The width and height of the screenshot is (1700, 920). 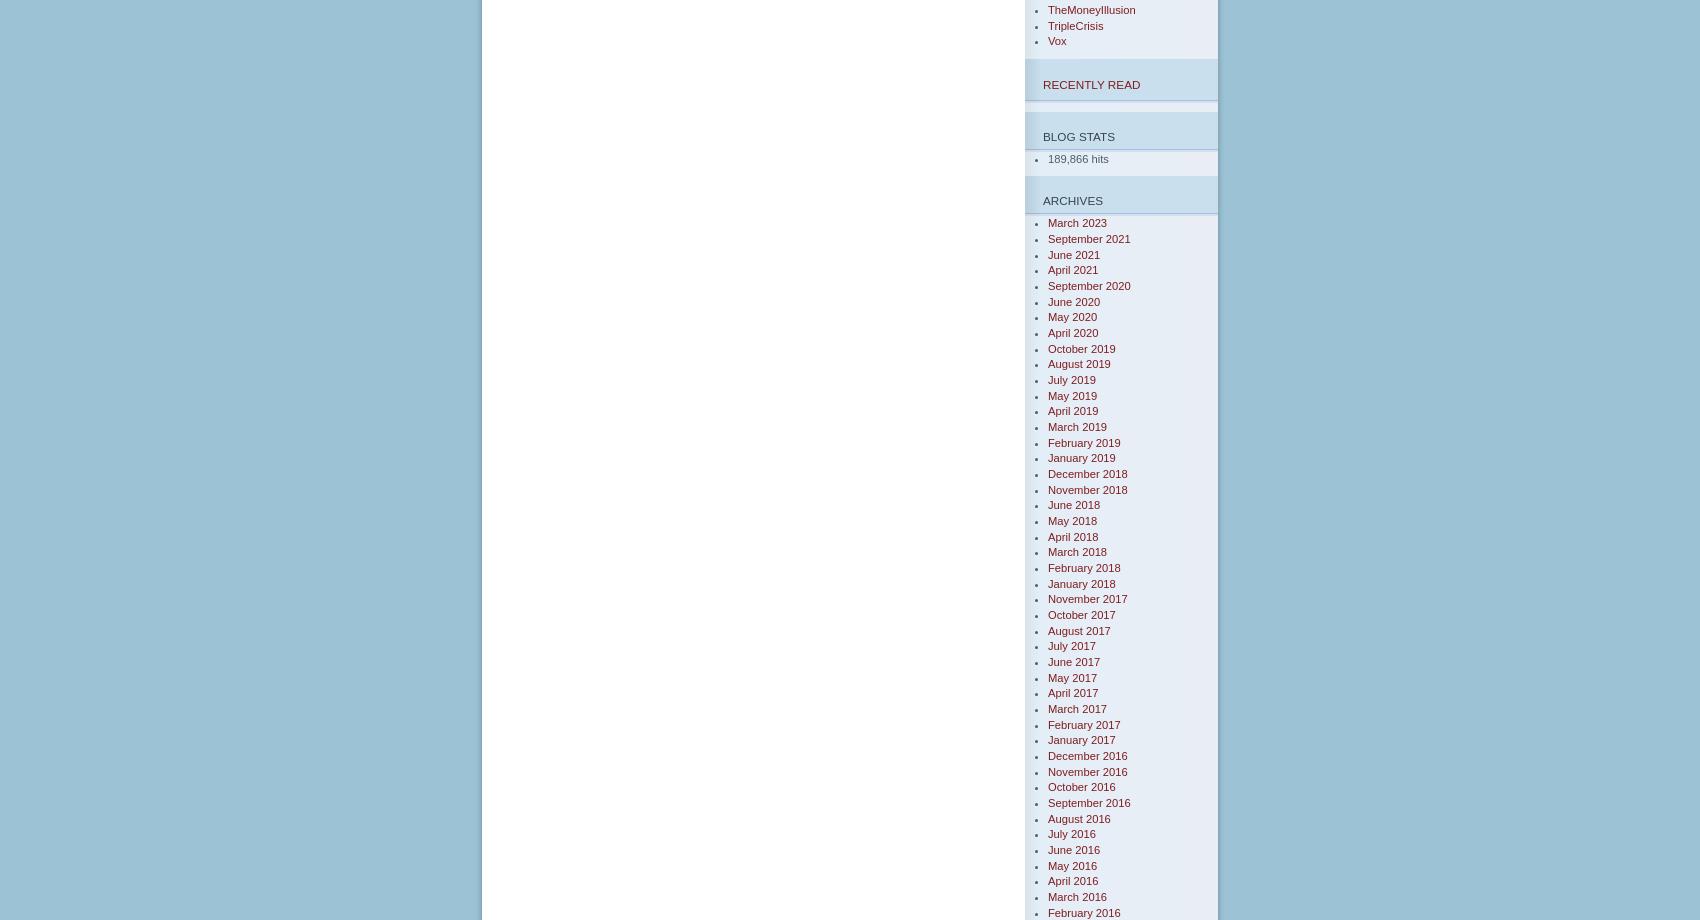 What do you see at coordinates (1074, 848) in the screenshot?
I see `'June 2016'` at bounding box center [1074, 848].